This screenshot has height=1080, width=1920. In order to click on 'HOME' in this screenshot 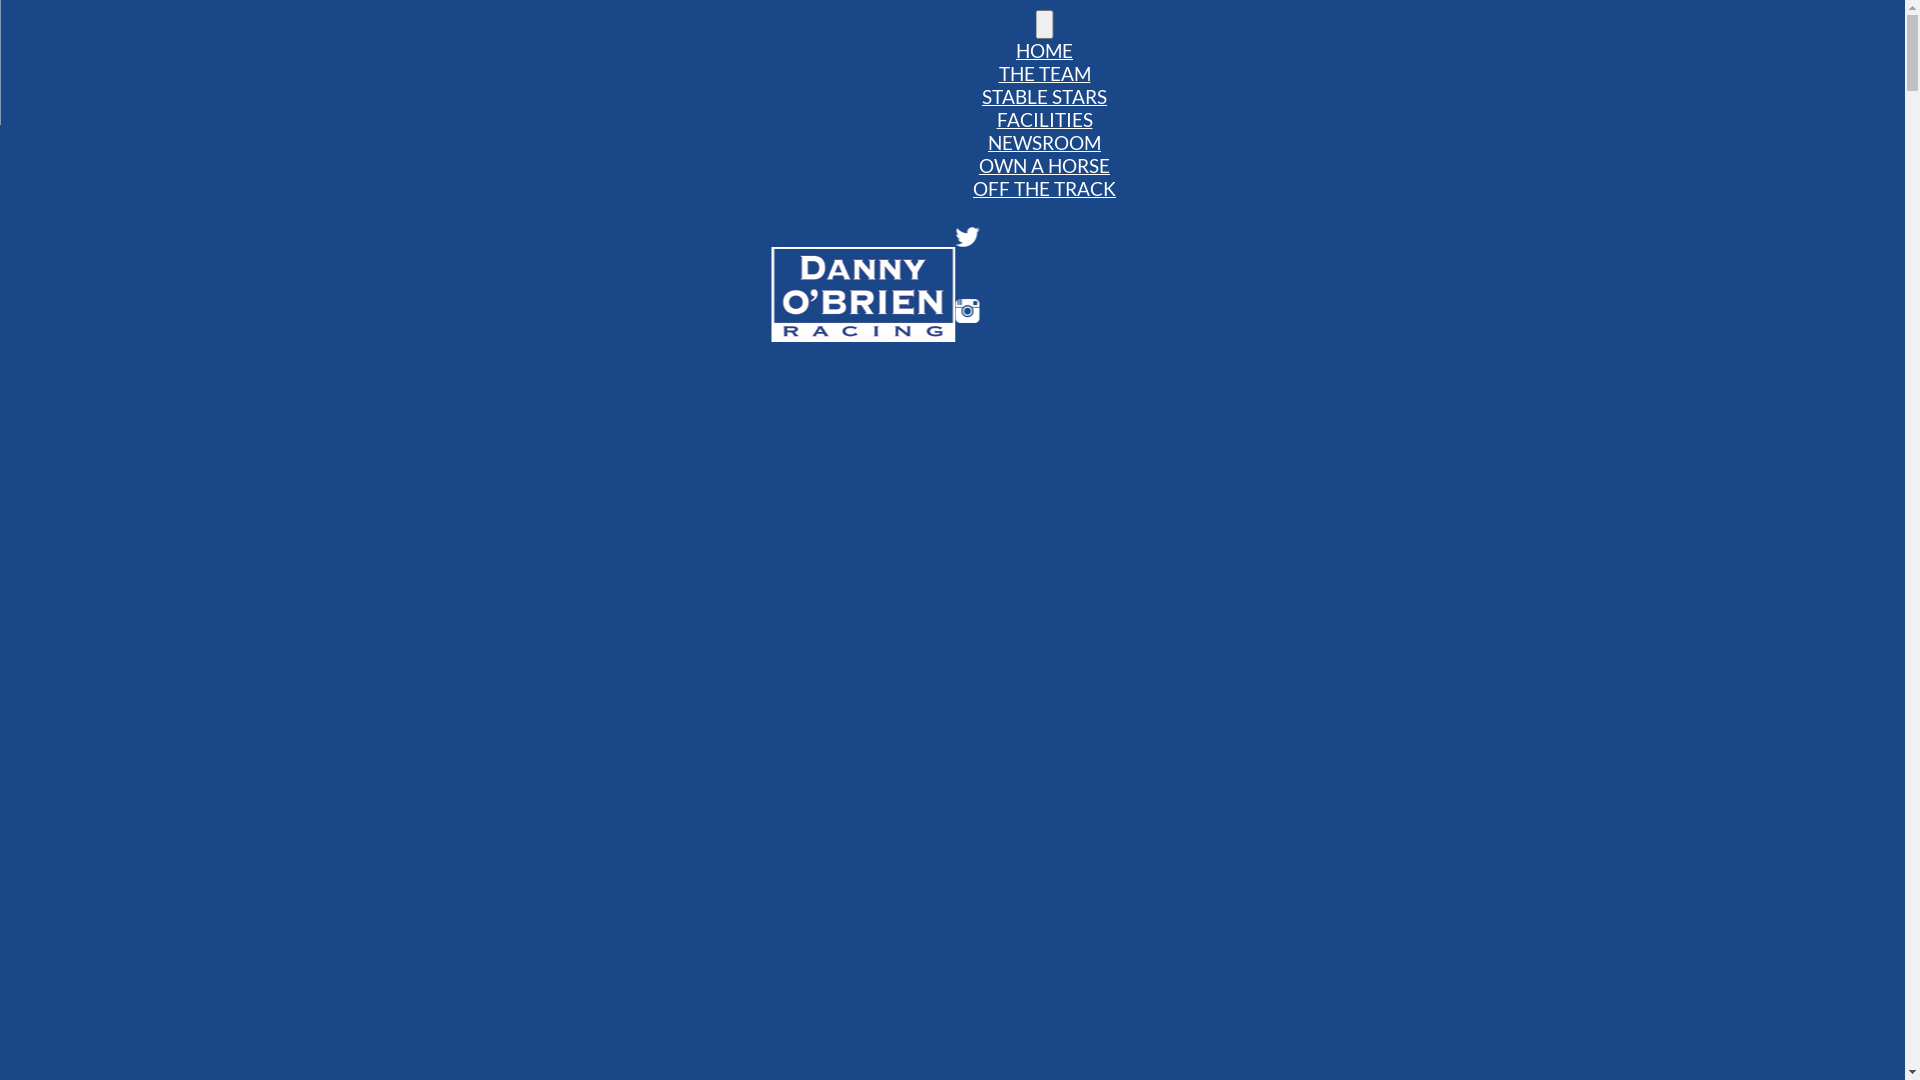, I will do `click(1043, 49)`.